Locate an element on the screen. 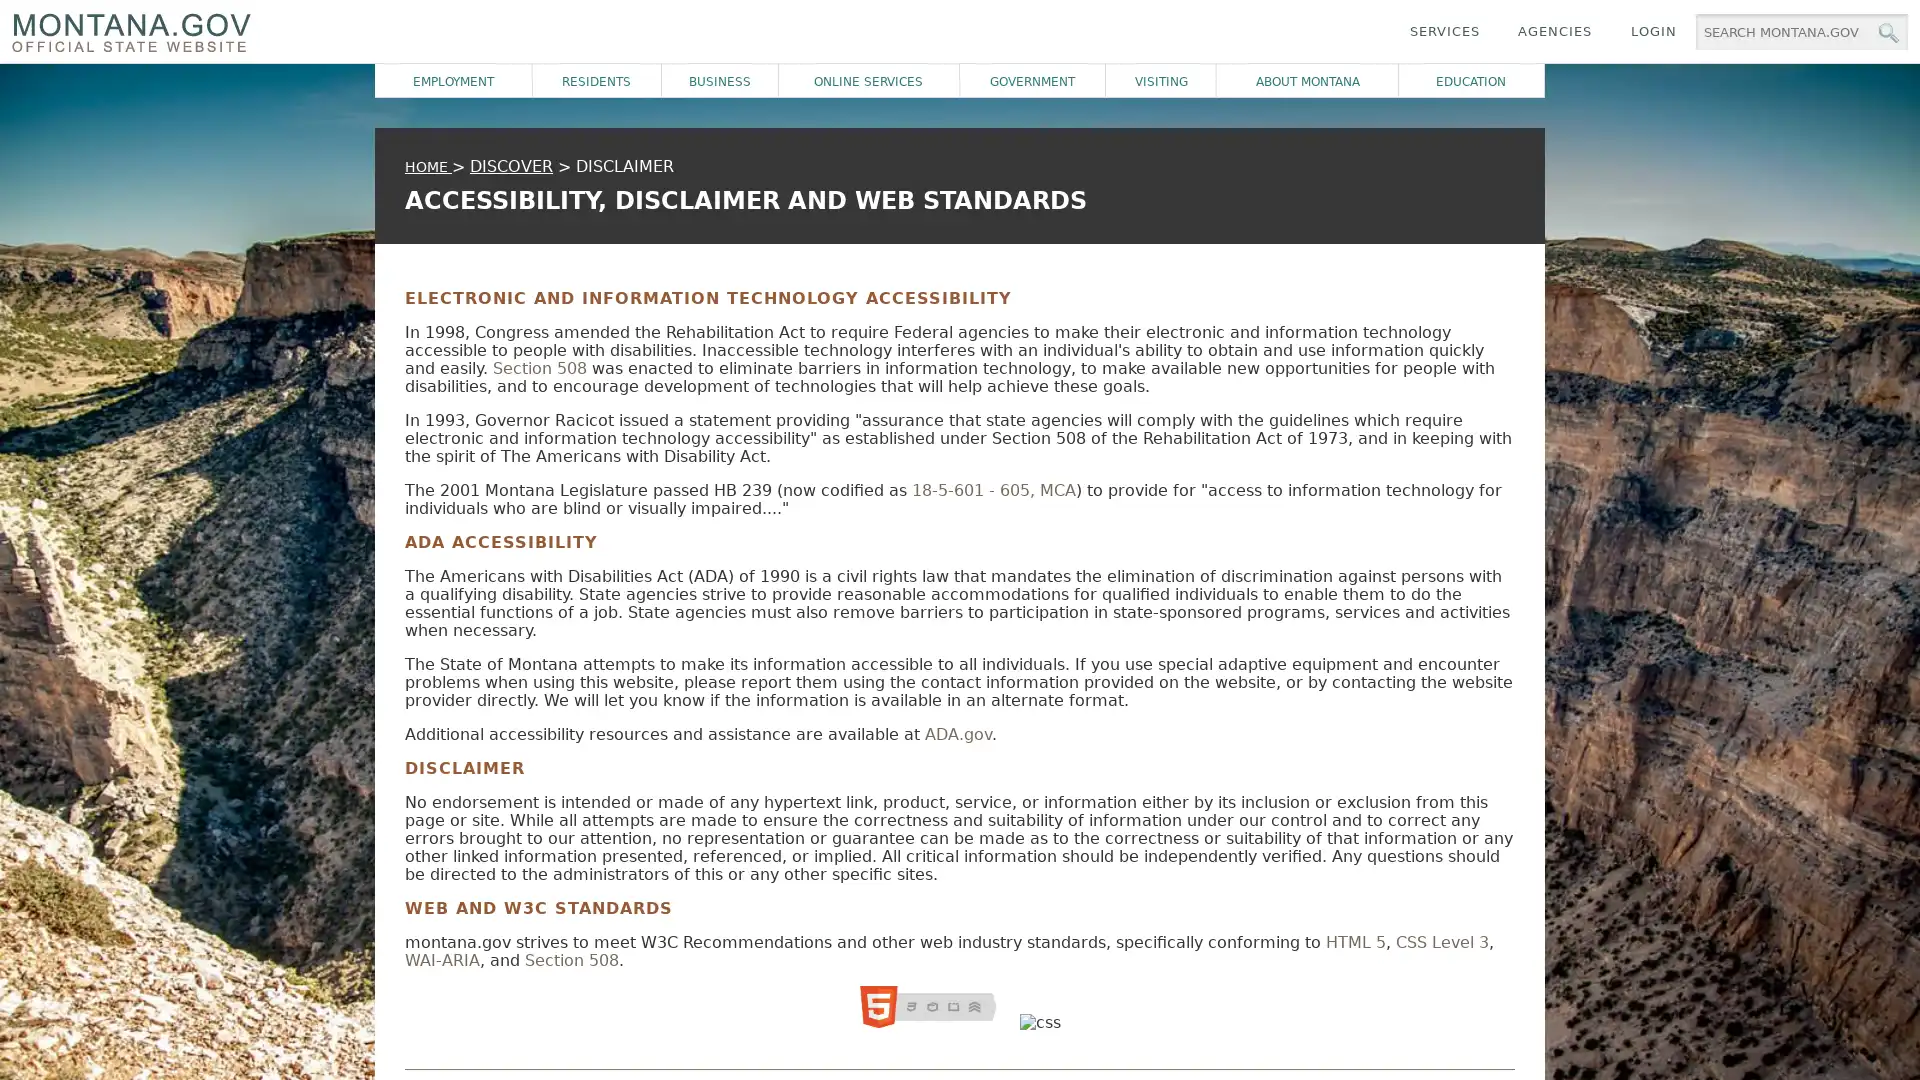  MT.gov Search Button is located at coordinates (1886, 33).